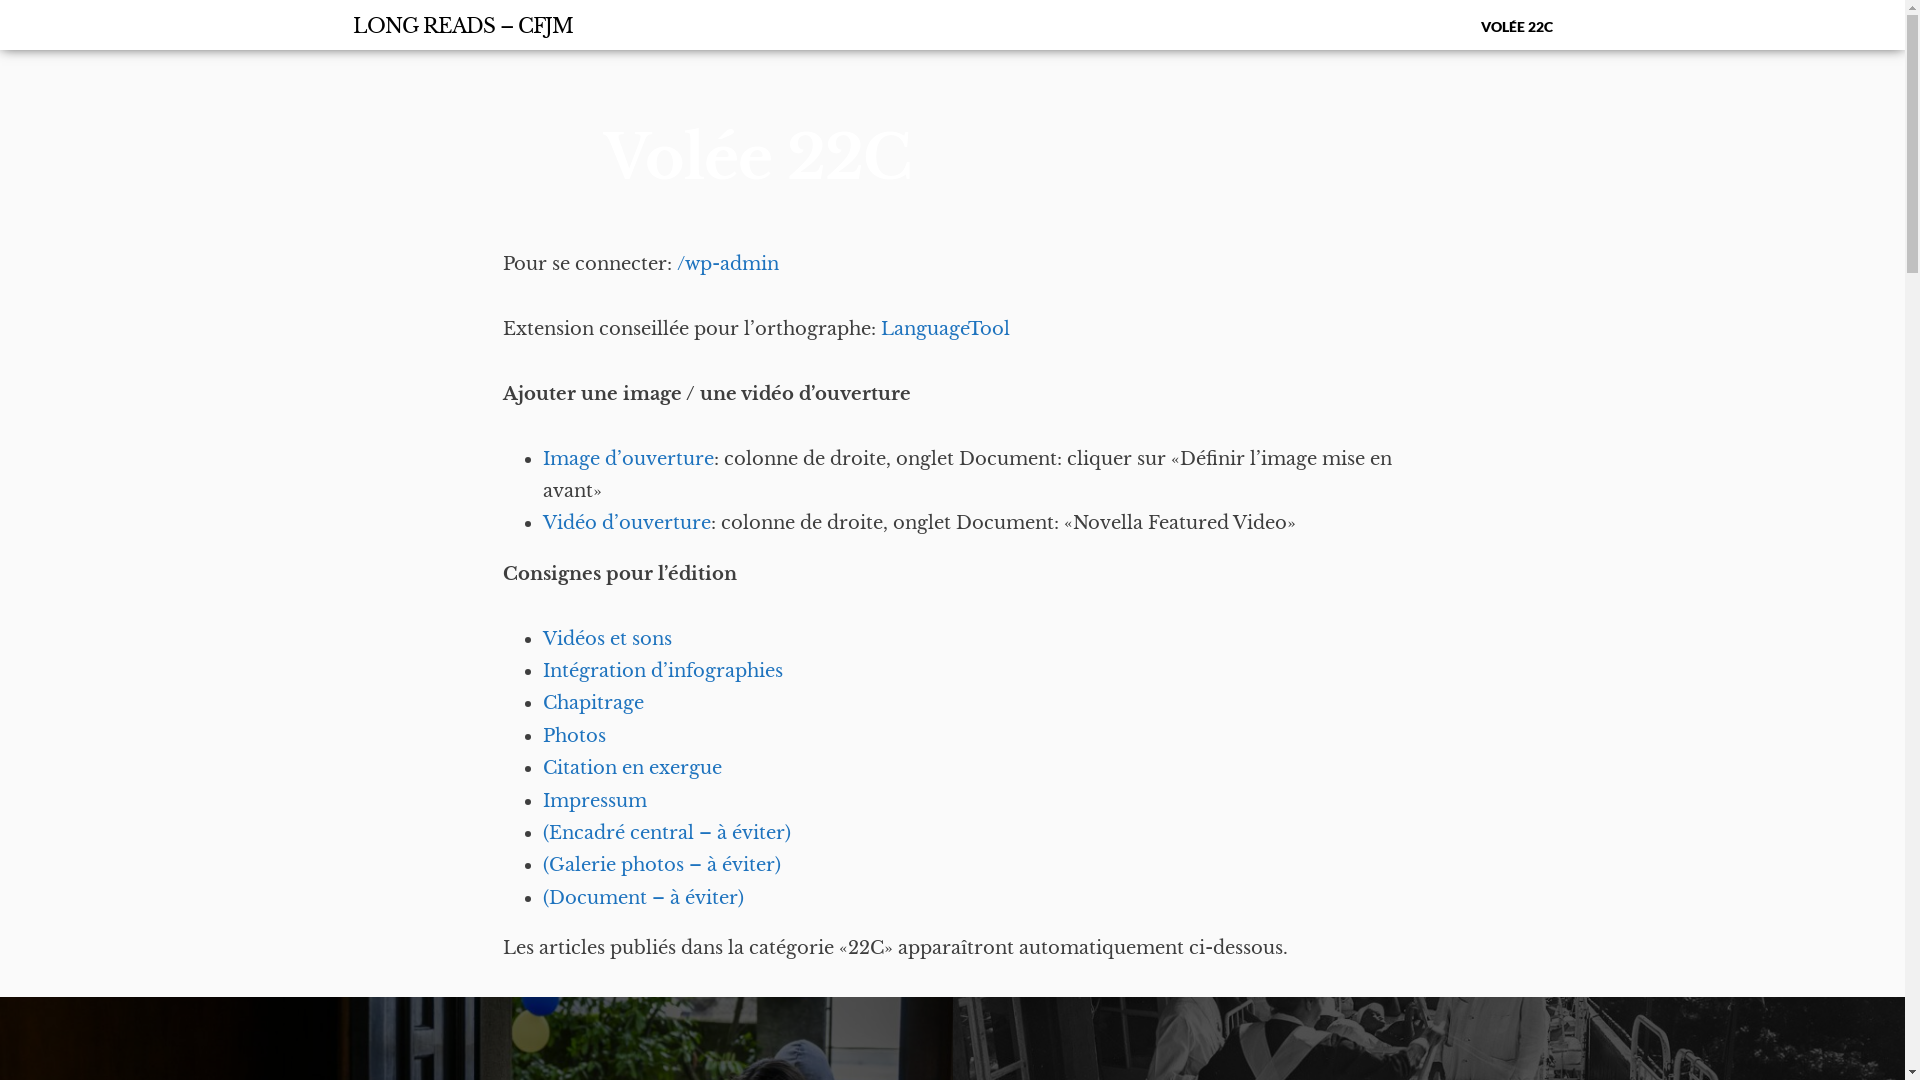 Image resolution: width=1920 pixels, height=1080 pixels. I want to click on 'Impressum', so click(593, 800).